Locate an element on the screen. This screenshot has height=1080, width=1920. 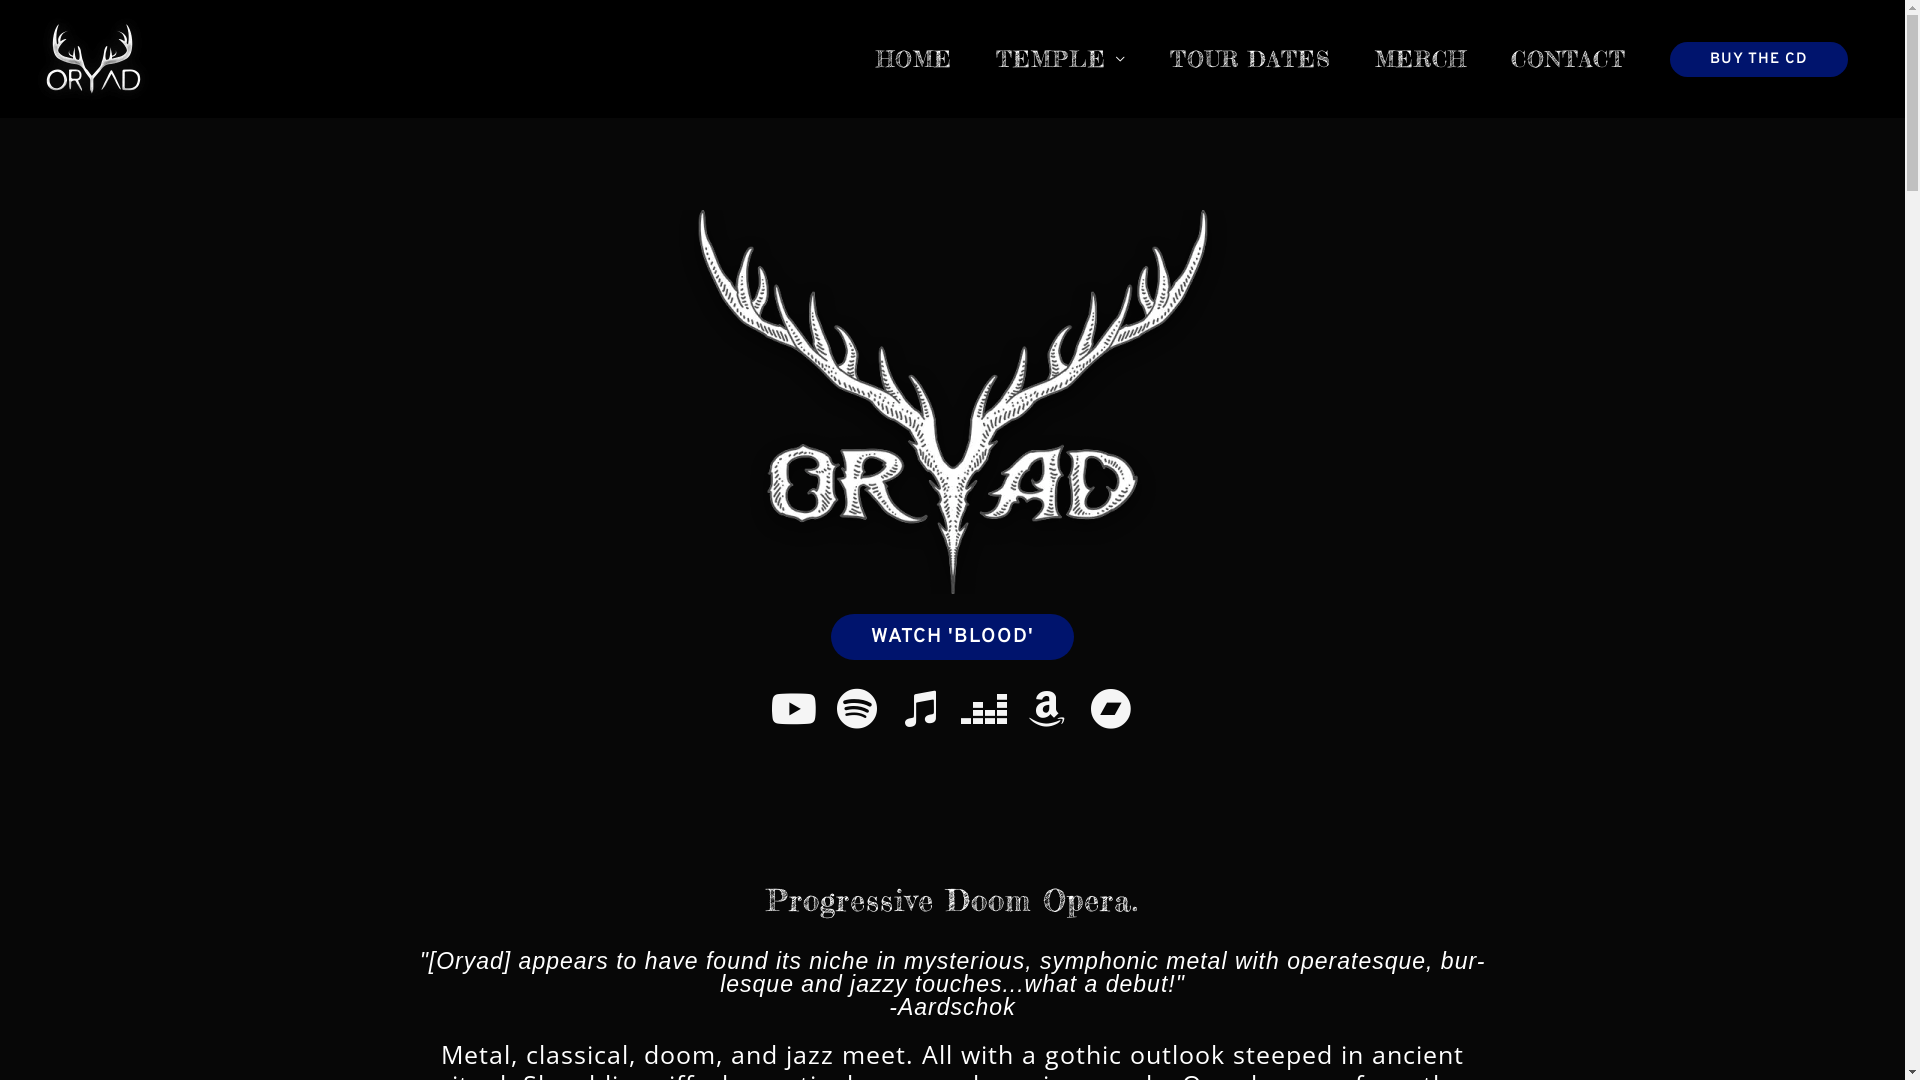
'BUY THE CD' is located at coordinates (1757, 58).